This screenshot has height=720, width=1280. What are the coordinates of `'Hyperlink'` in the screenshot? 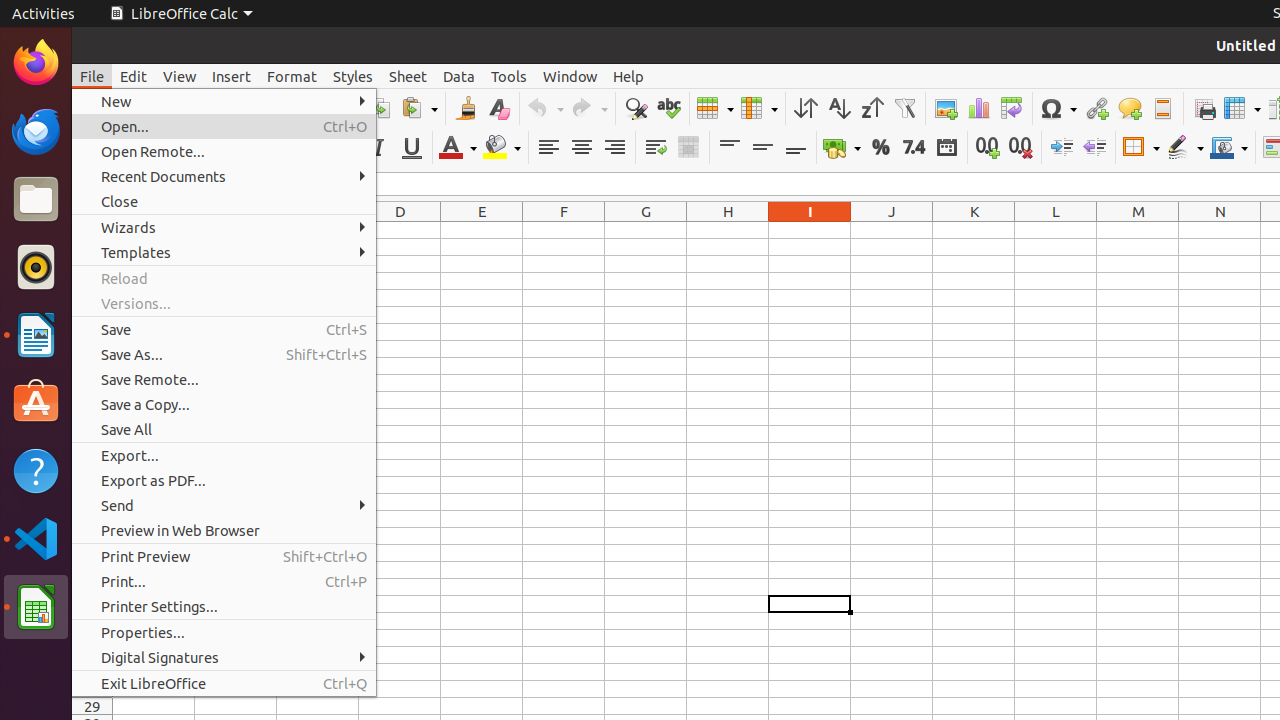 It's located at (1095, 108).